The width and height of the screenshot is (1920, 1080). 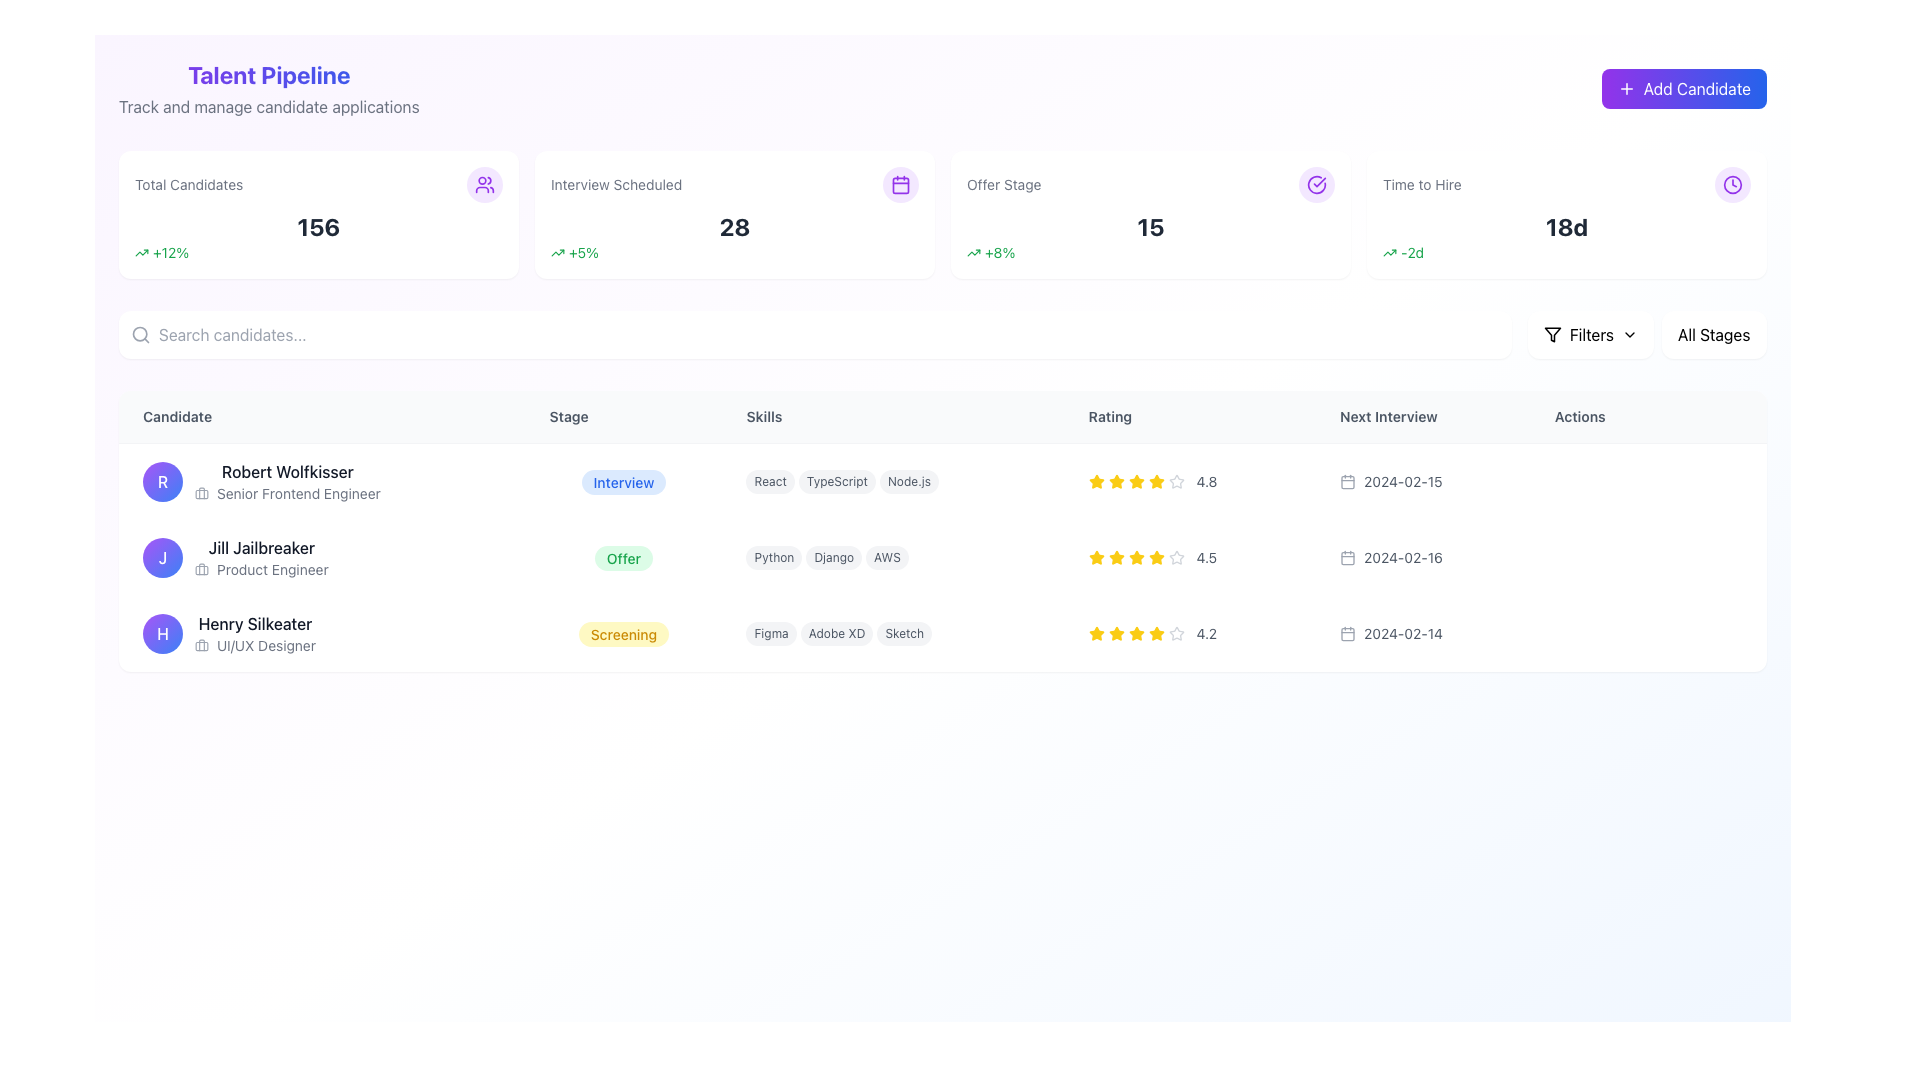 I want to click on the fifth star icon representing the fifth rating level for the candidate under 'Henry Silkeater' to rate it, so click(x=1176, y=633).